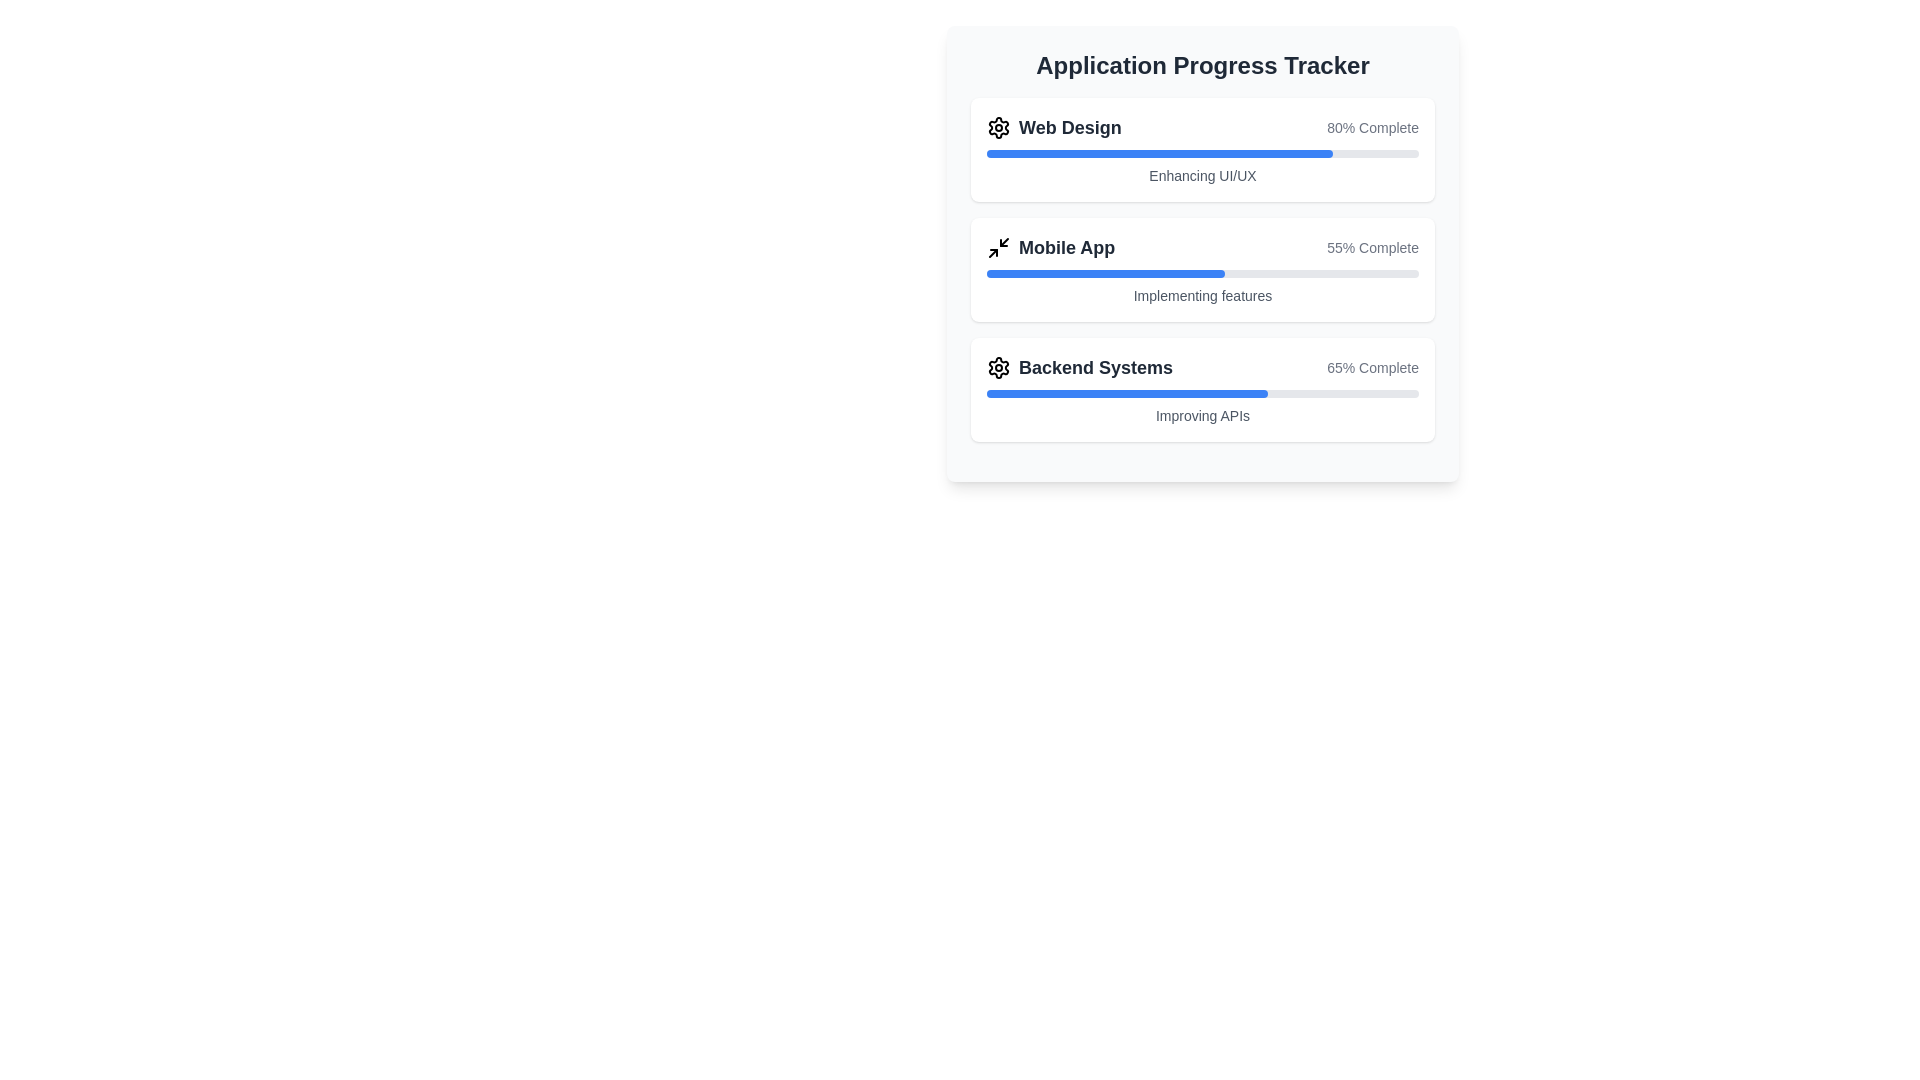 The width and height of the screenshot is (1920, 1080). Describe the element at coordinates (998, 246) in the screenshot. I see `the icon to the left of the 'Mobile App' label in the second row of the component stack` at that location.